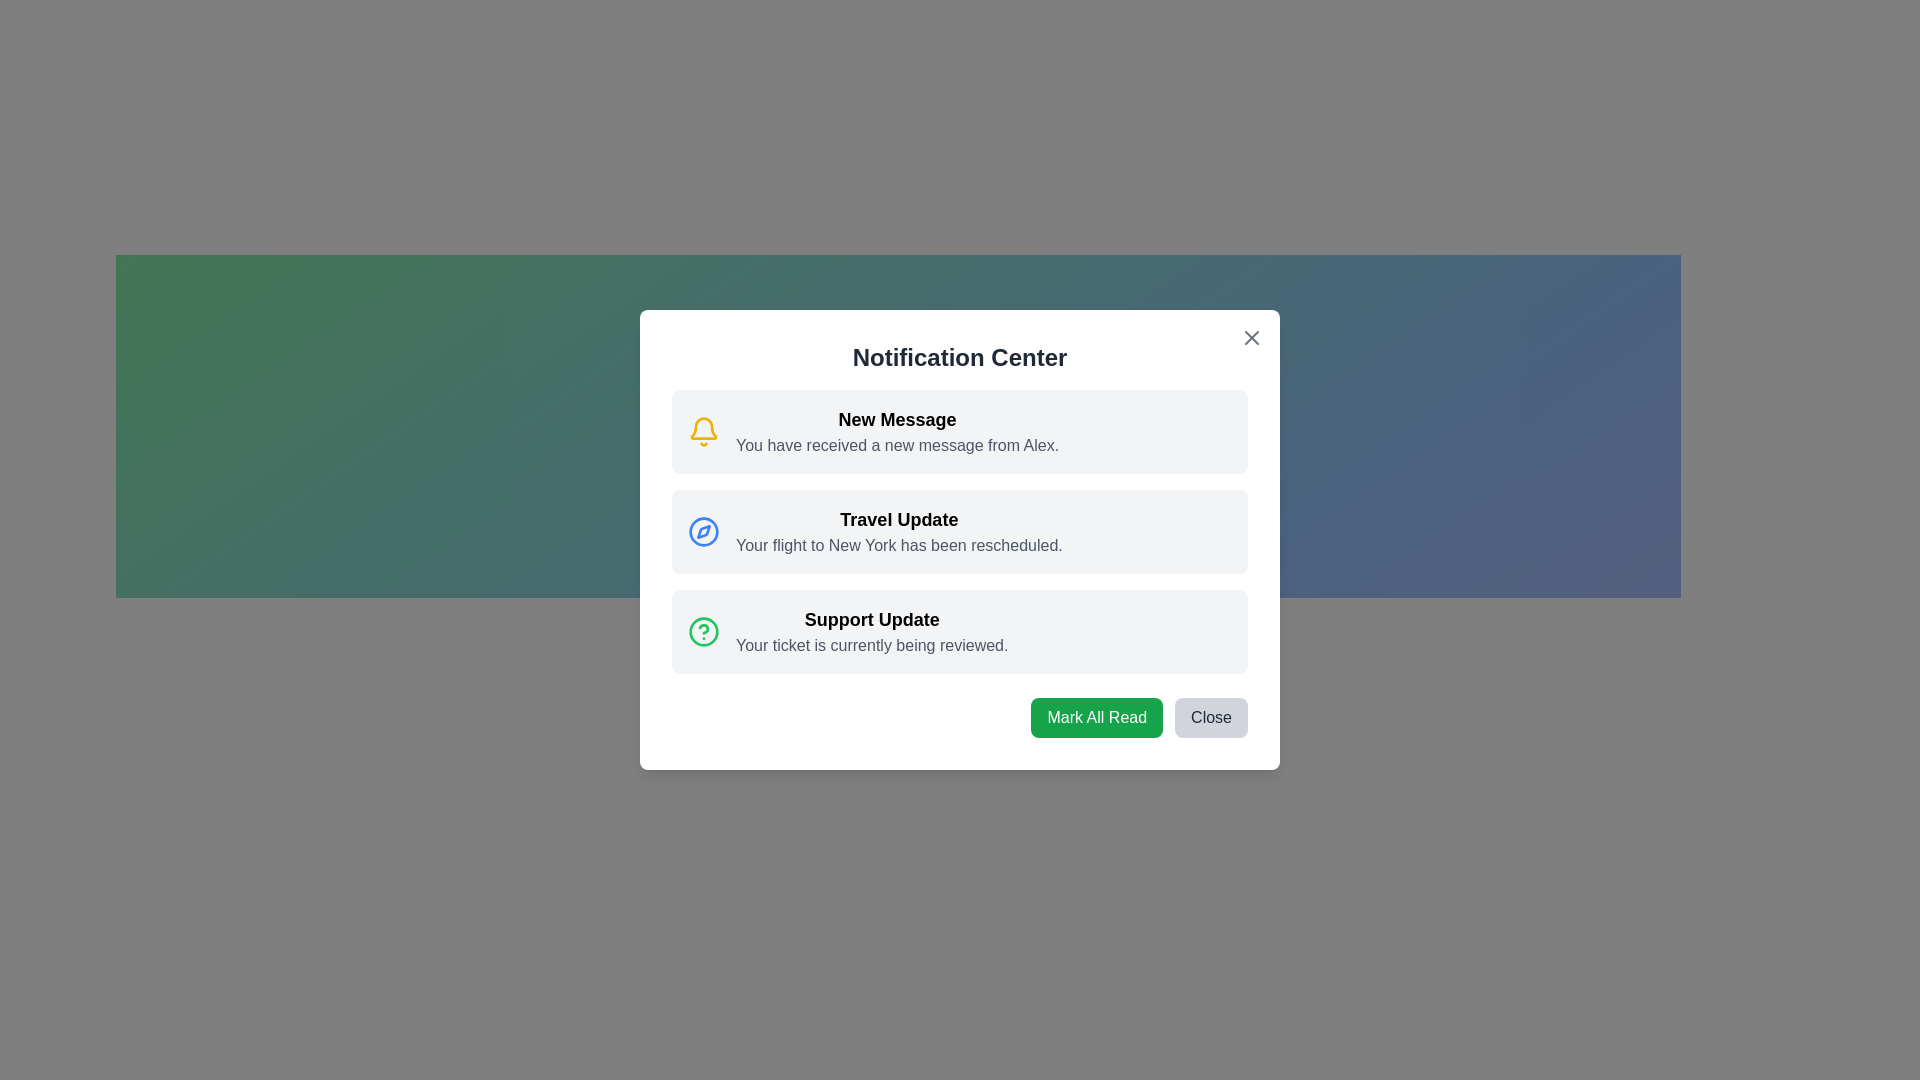 The width and height of the screenshot is (1920, 1080). I want to click on static text message displayed in the notification card under the 'Notification Center' heading, specifically the message body of the 'Travel Update' notification, so click(898, 546).